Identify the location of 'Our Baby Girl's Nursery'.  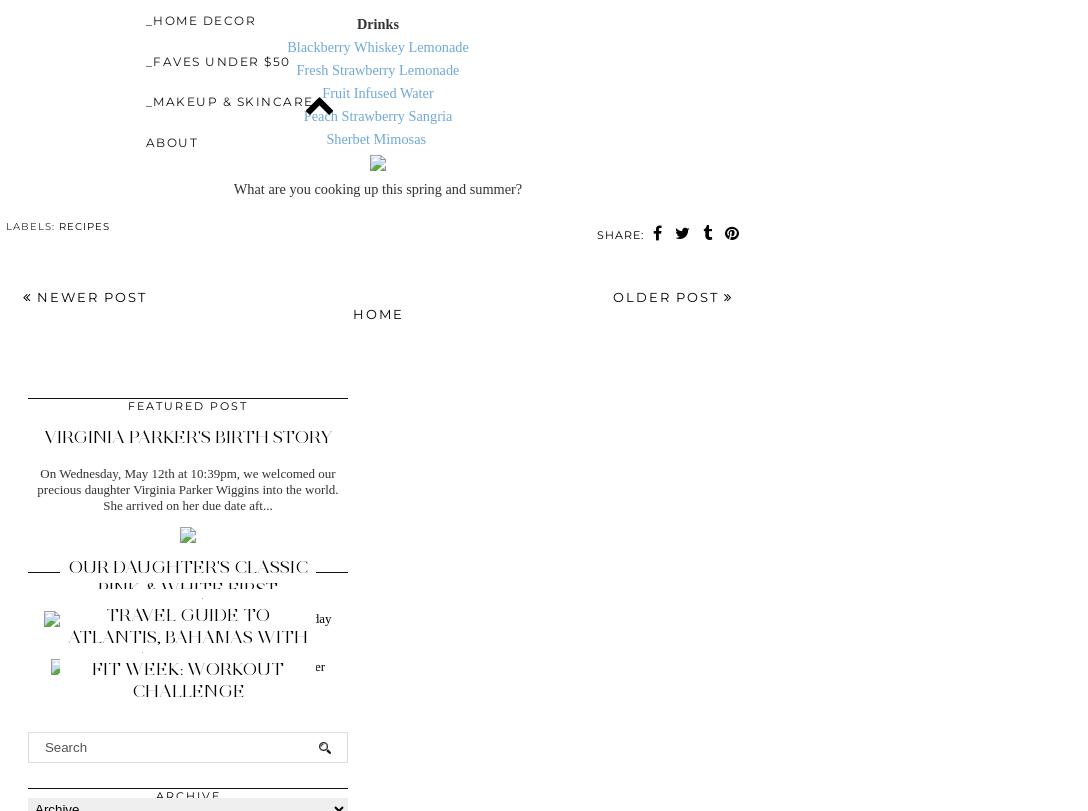
(187, 641).